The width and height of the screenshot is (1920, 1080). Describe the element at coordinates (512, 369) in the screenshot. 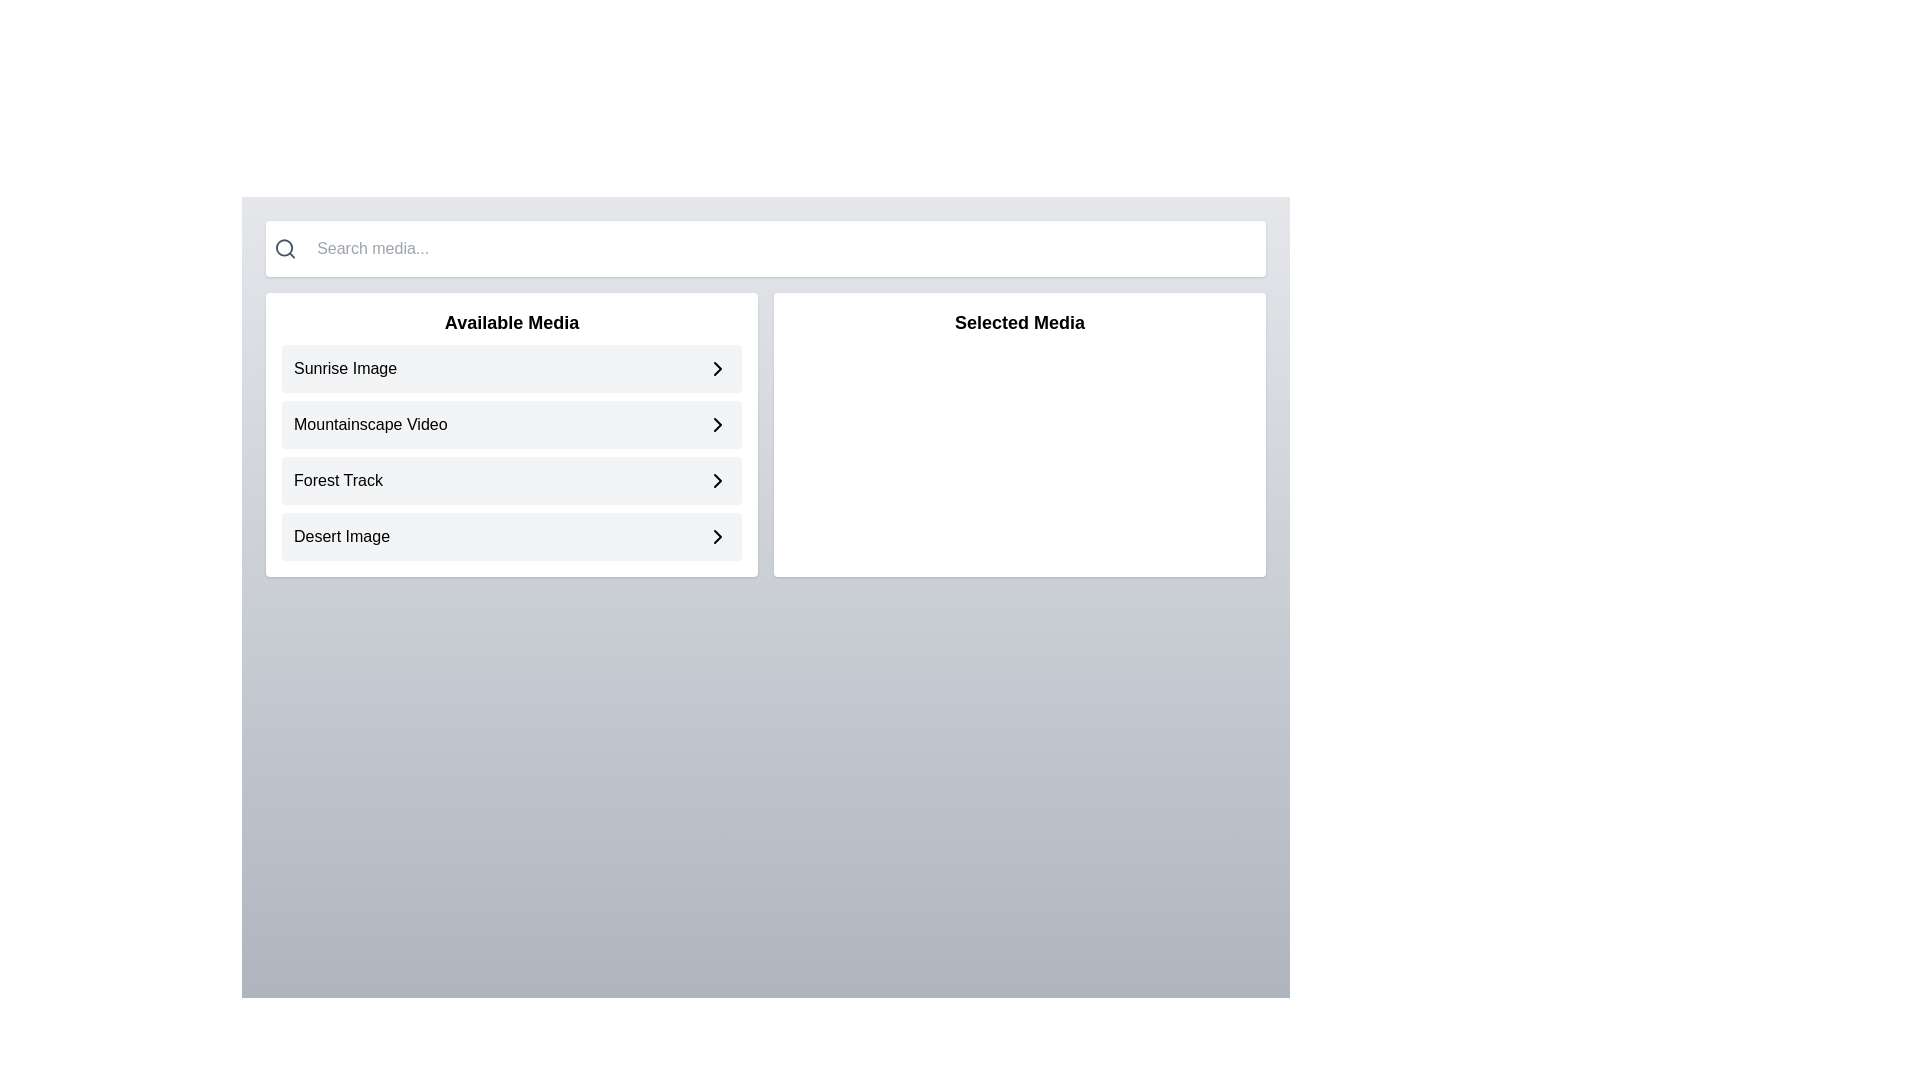

I see `the List item labeled 'Sunrise Image' which is the topmost item in the 'Available Media' section on the left pane` at that location.